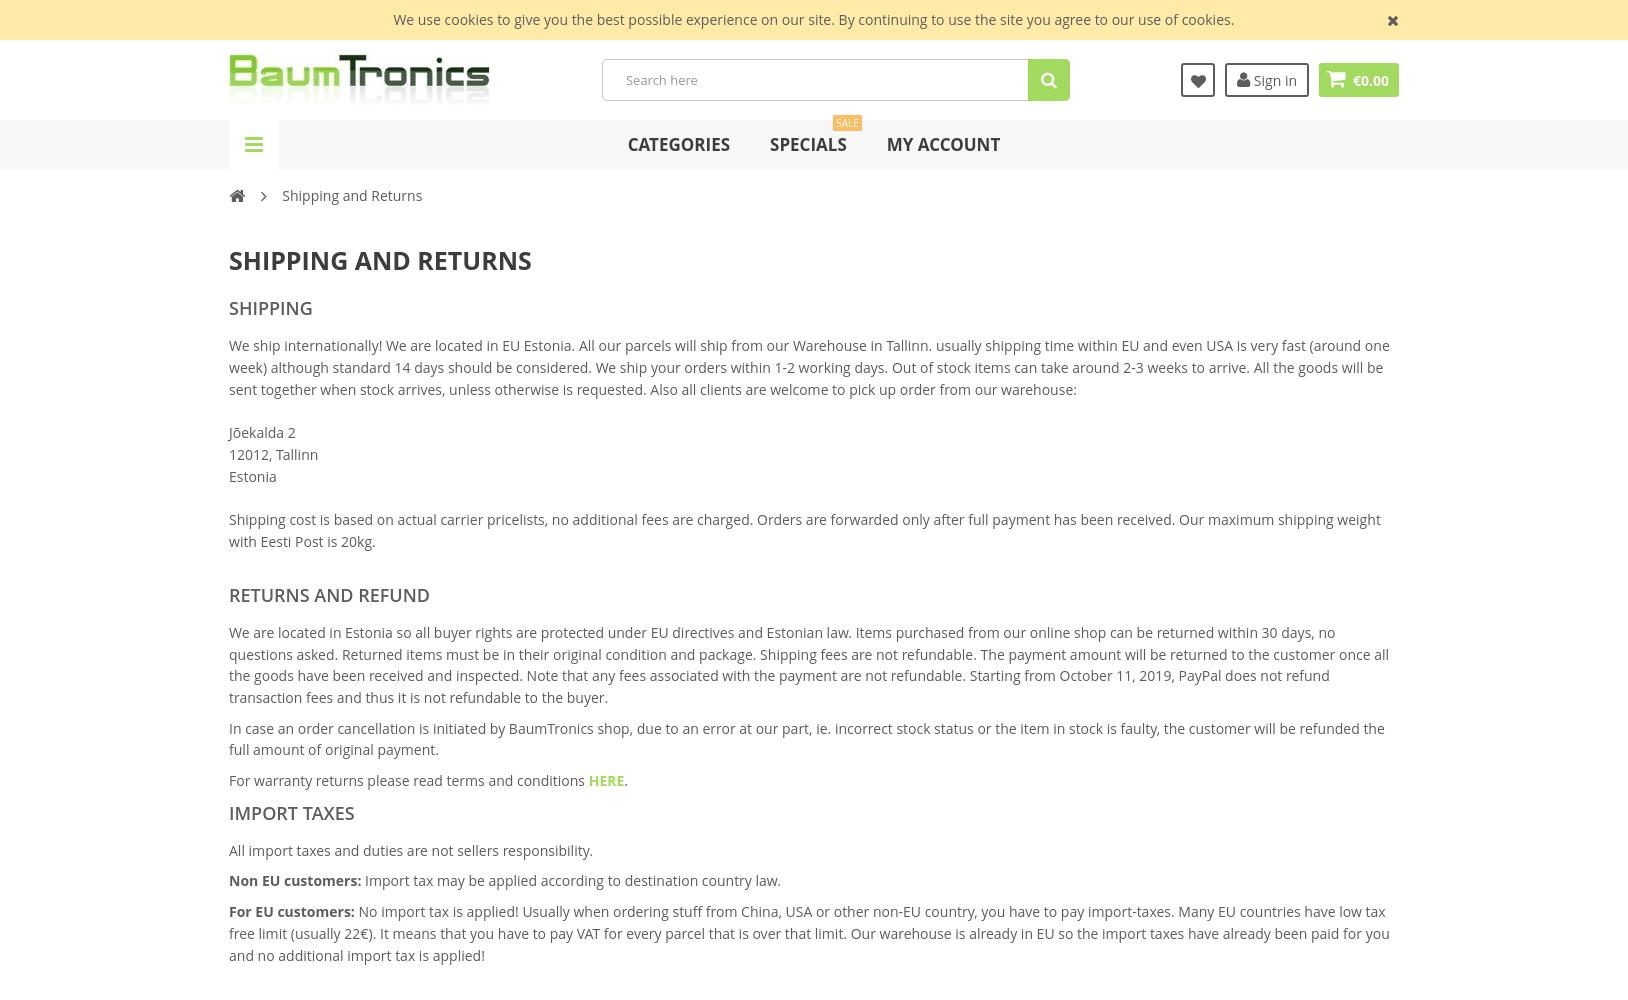  I want to click on 'We use cookies to give you the best possible experience on our site. By continuing to use the site you agree to our use of cookies.', so click(813, 19).